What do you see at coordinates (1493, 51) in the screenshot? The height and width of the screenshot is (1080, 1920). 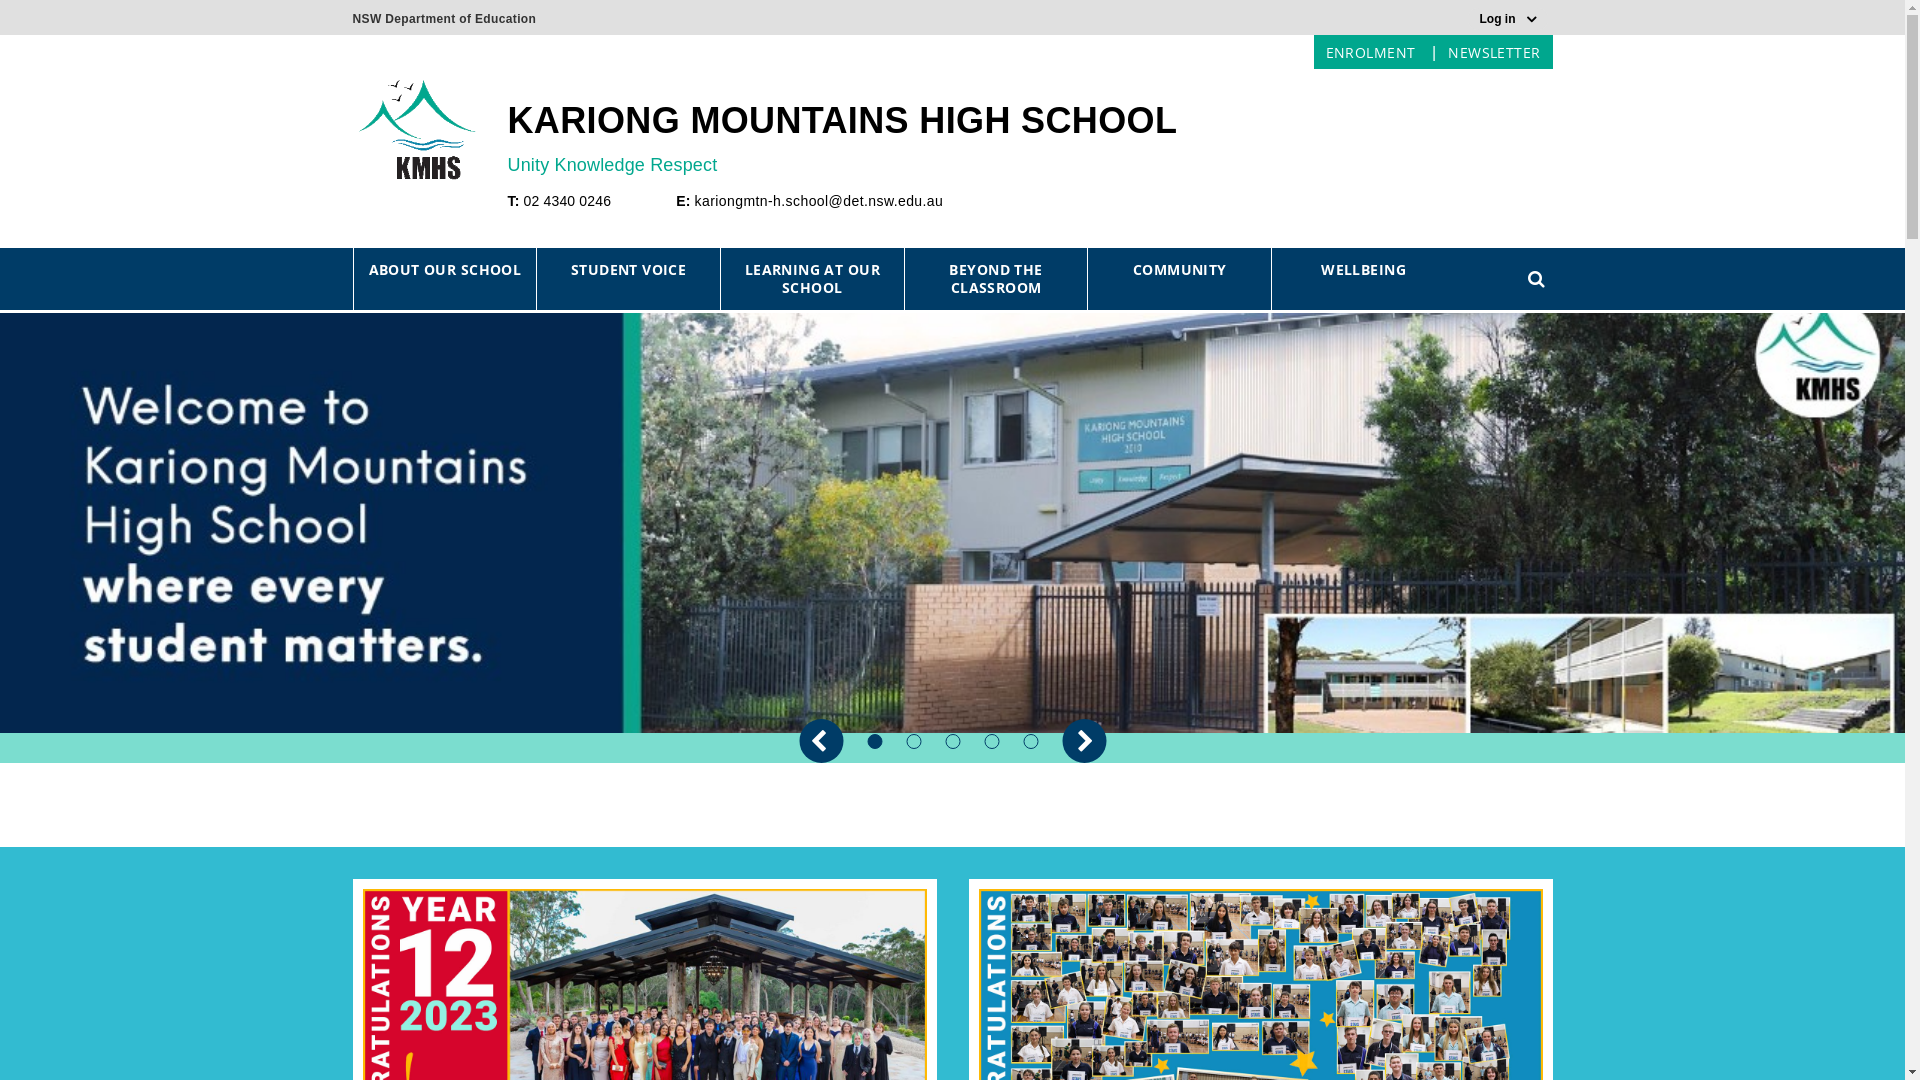 I see `'NEWSLETTER'` at bounding box center [1493, 51].